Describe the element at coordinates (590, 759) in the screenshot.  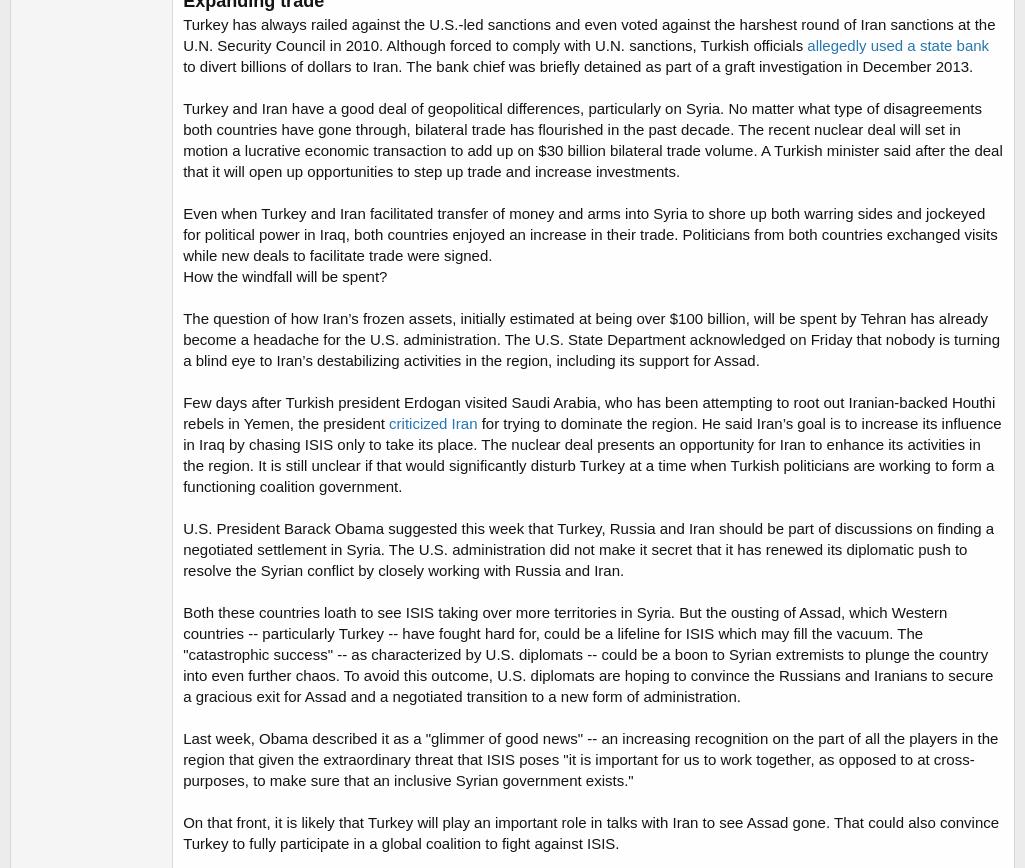
I see `'Last week, Obama described it as a "glimmer of good news" -- an increasing recognition on the part of all the players in the region that given the extraordinary threat that ISIS poses "it is important for us to work together, as opposed to at cross-purposes, to make sure that an inclusive Syrian government exists."'` at that location.